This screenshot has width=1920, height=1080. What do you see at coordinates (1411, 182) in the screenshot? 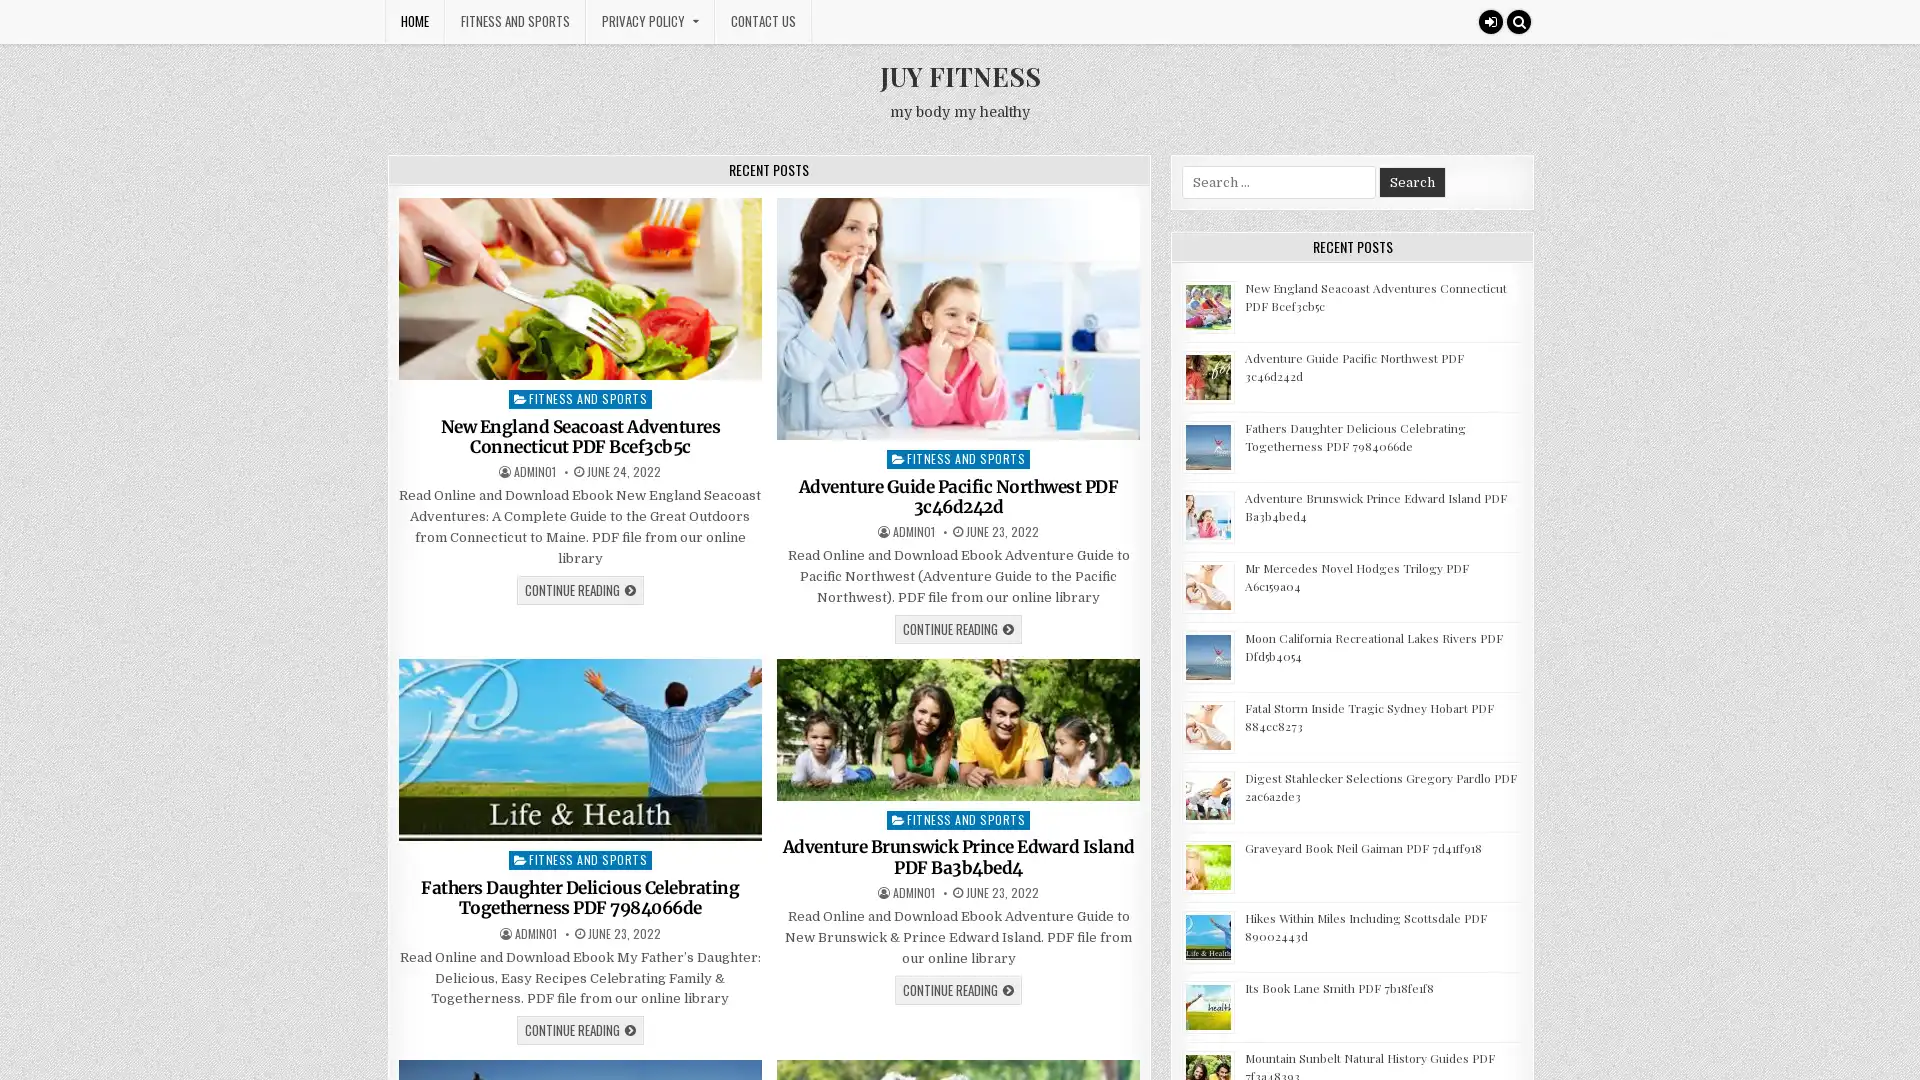
I see `Search` at bounding box center [1411, 182].